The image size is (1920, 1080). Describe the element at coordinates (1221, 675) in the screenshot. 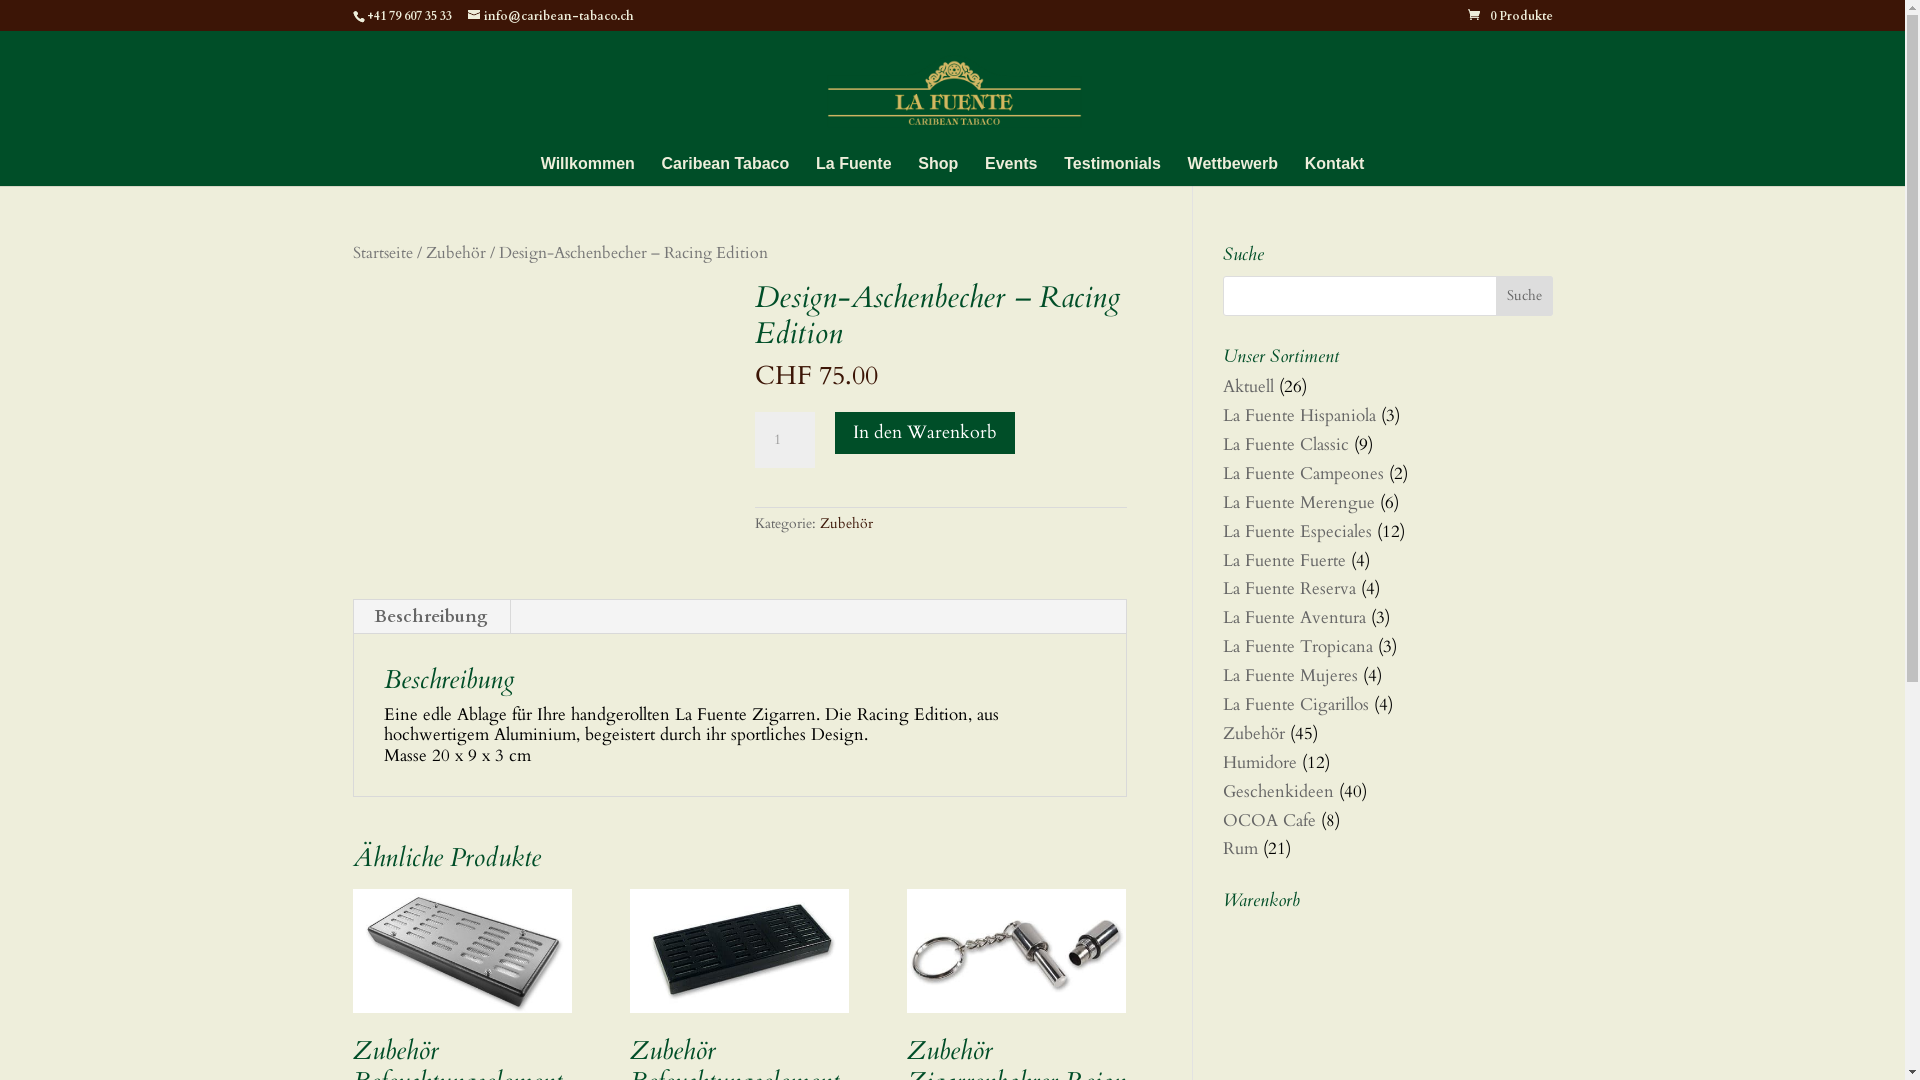

I see `'La Fuente Mujeres'` at that location.